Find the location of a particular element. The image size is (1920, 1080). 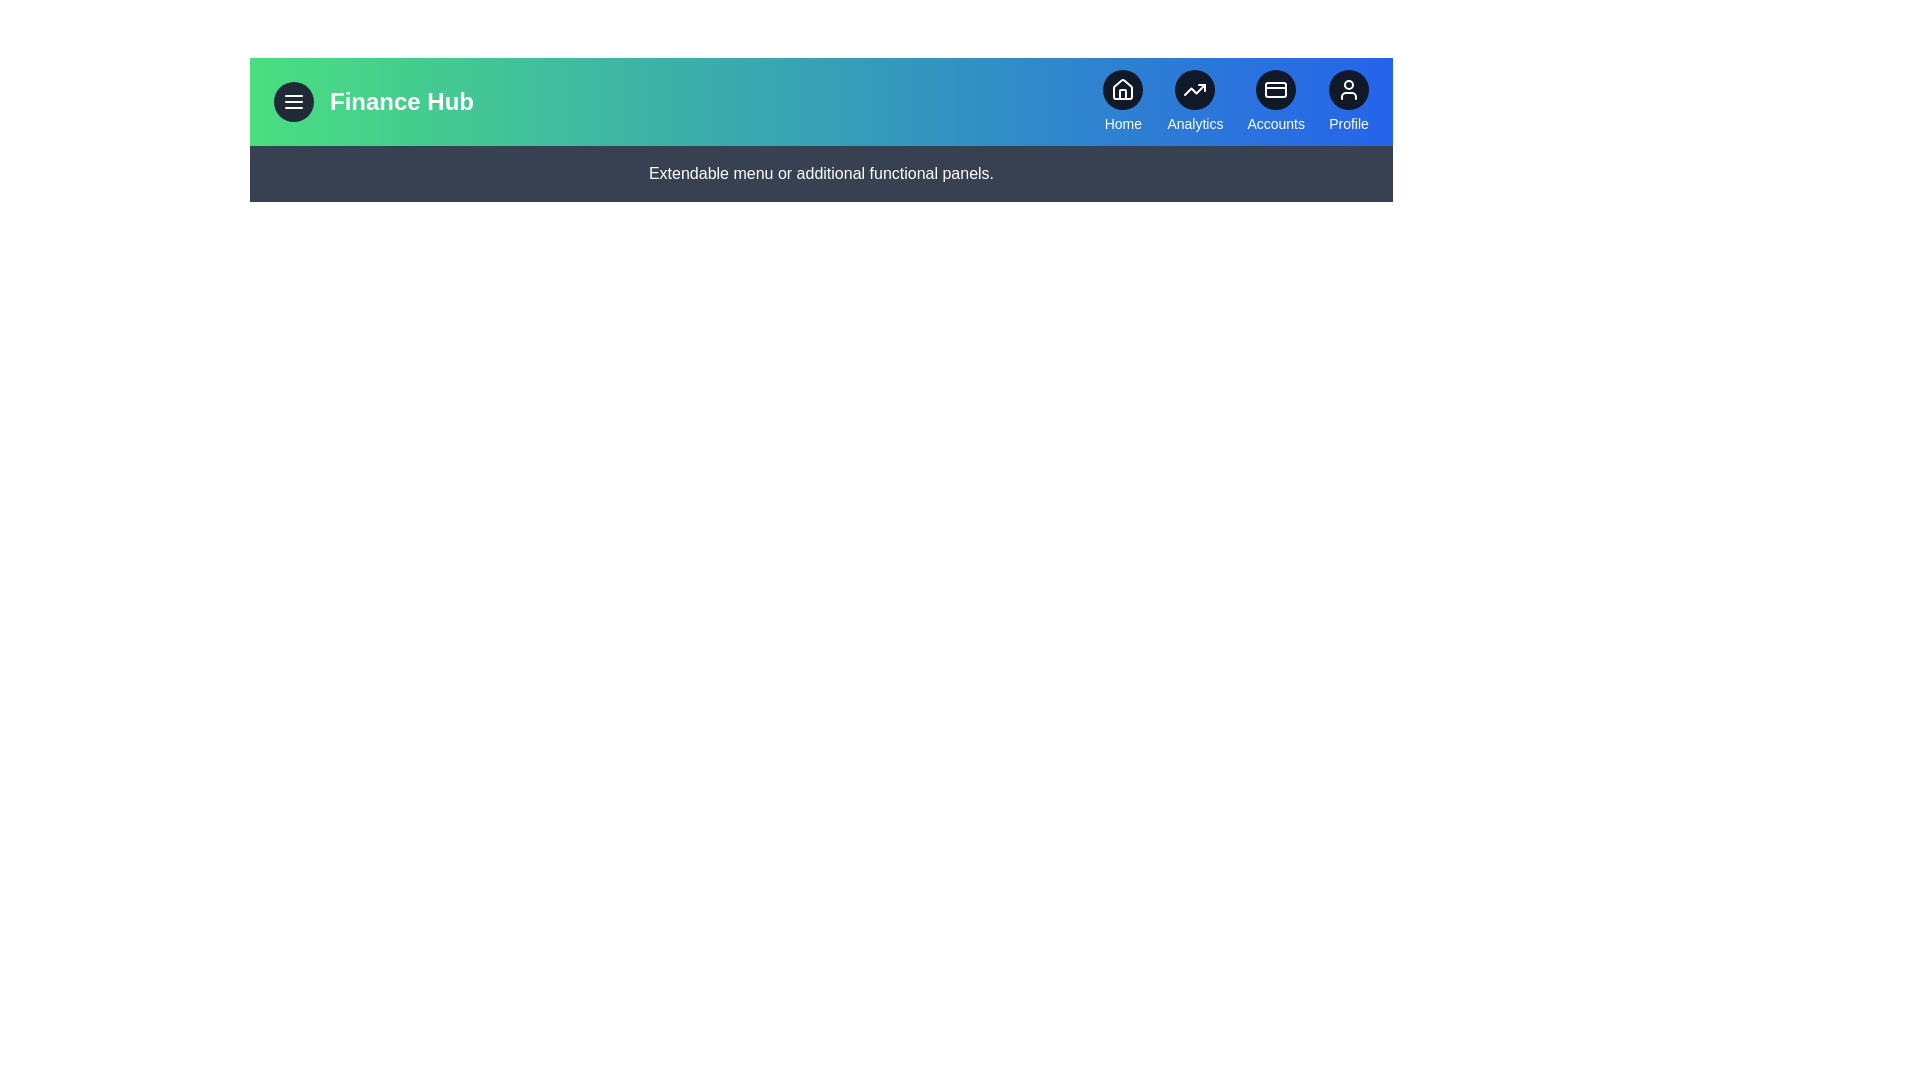

the Profile icon to navigate to the corresponding section is located at coordinates (1348, 88).